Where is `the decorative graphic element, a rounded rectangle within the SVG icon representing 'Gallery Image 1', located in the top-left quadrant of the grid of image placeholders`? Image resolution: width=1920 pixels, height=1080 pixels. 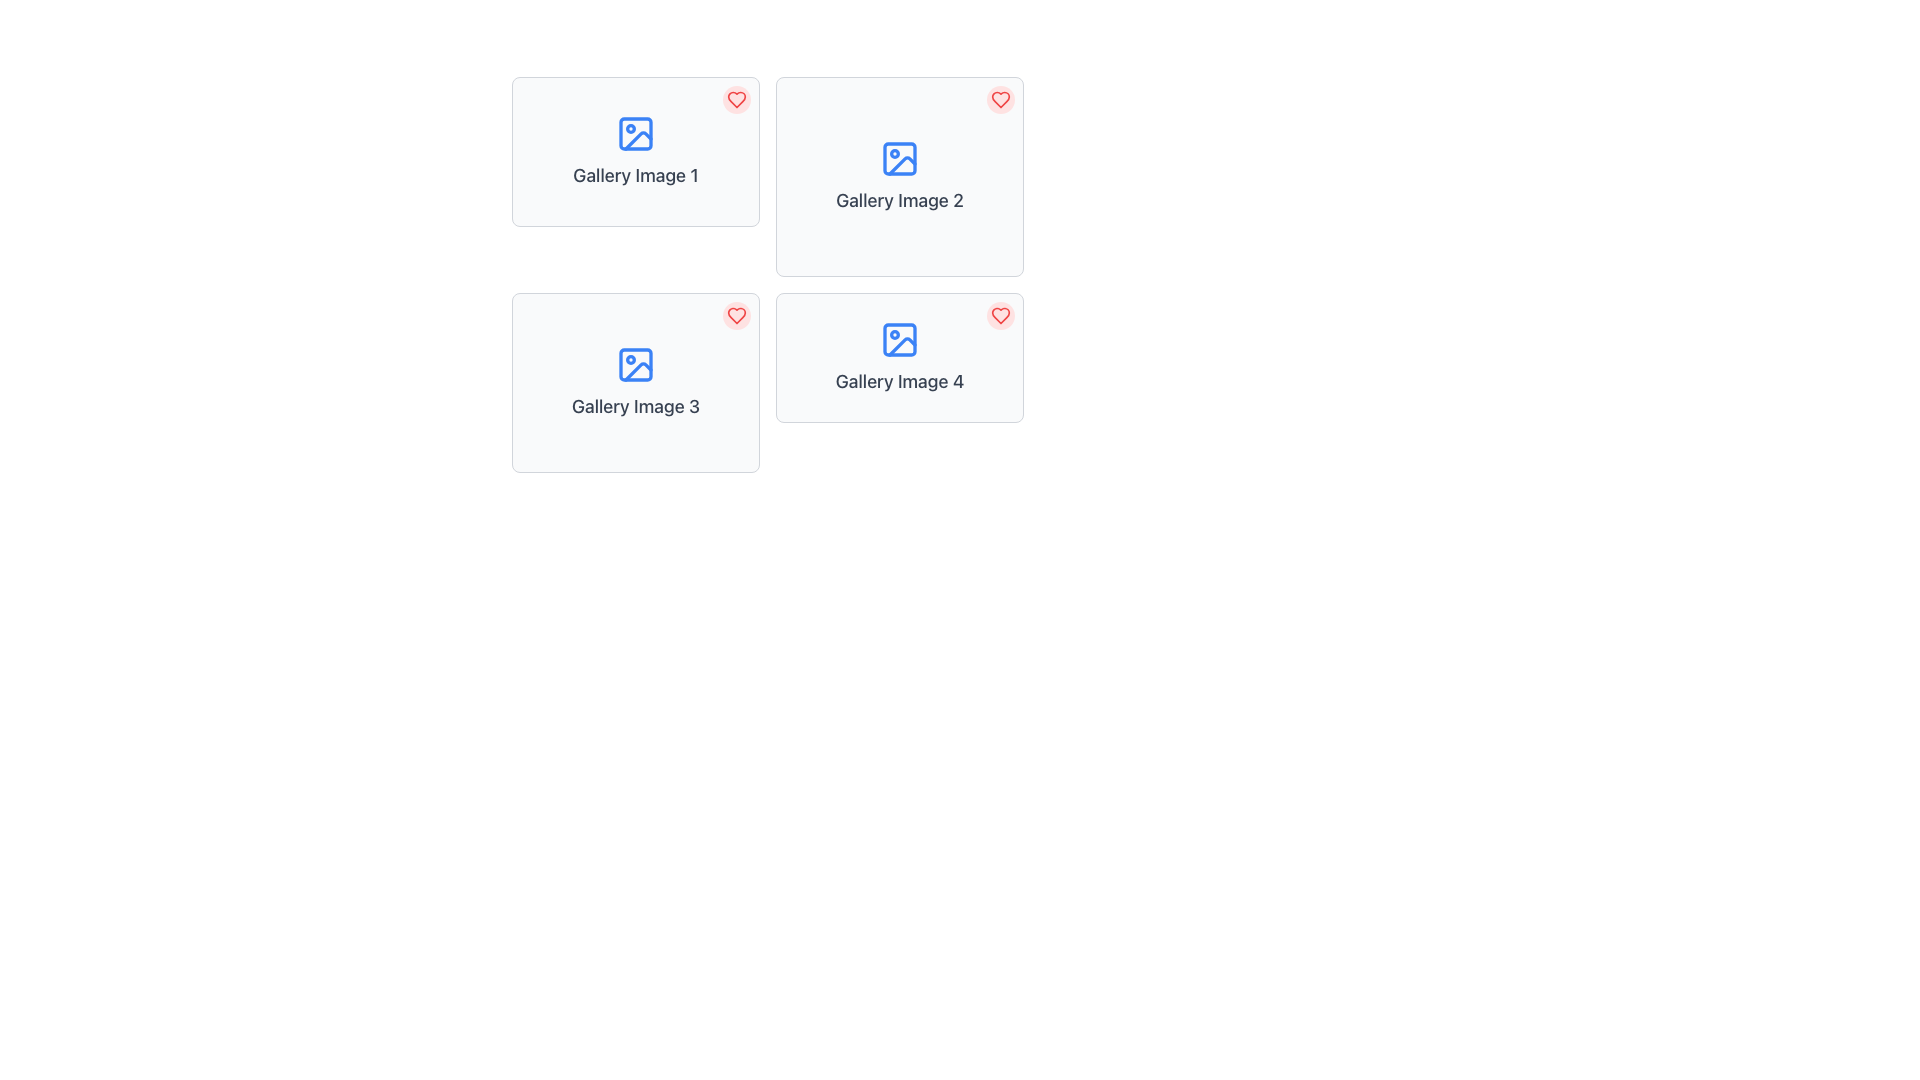
the decorative graphic element, a rounded rectangle within the SVG icon representing 'Gallery Image 1', located in the top-left quadrant of the grid of image placeholders is located at coordinates (634, 134).